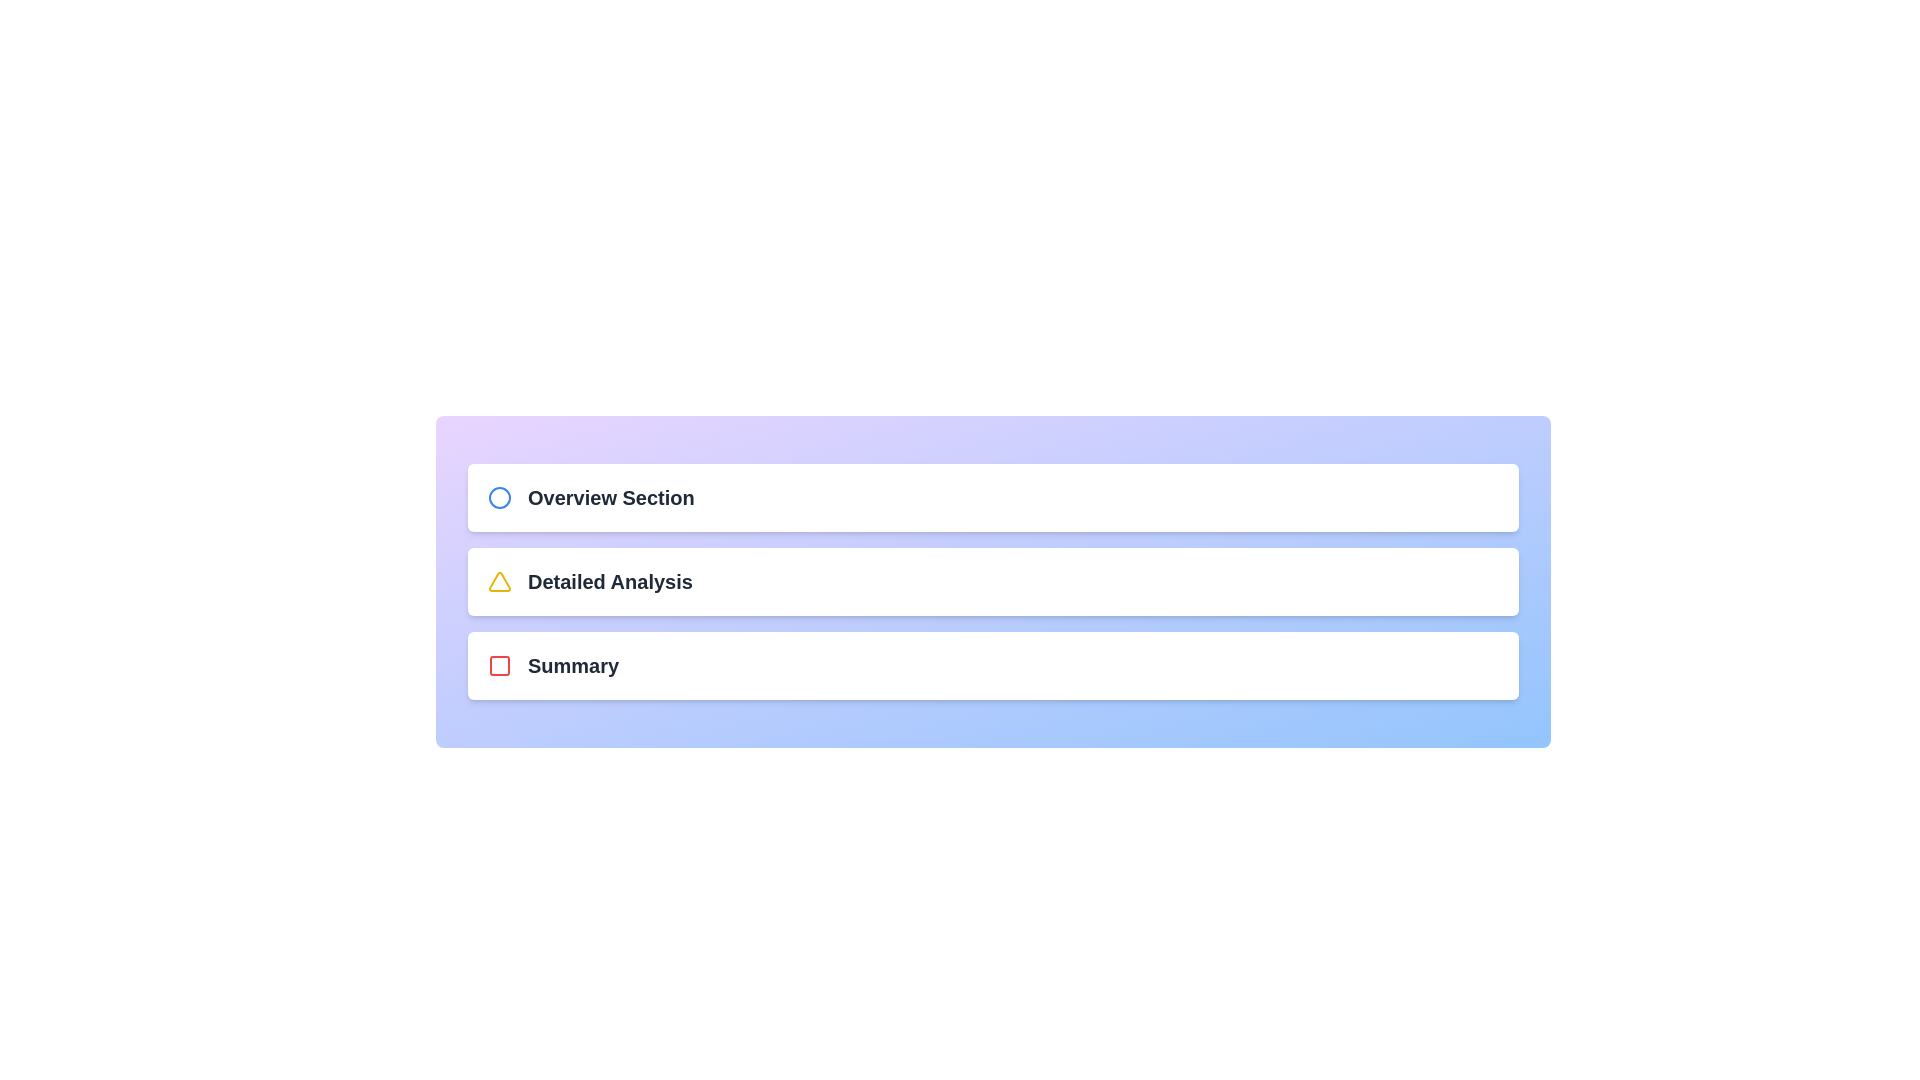 The image size is (1920, 1080). What do you see at coordinates (499, 496) in the screenshot?
I see `the blue circular outline SVG element with a diameter of 10, located near the uppermost 'Overview Section' text label` at bounding box center [499, 496].